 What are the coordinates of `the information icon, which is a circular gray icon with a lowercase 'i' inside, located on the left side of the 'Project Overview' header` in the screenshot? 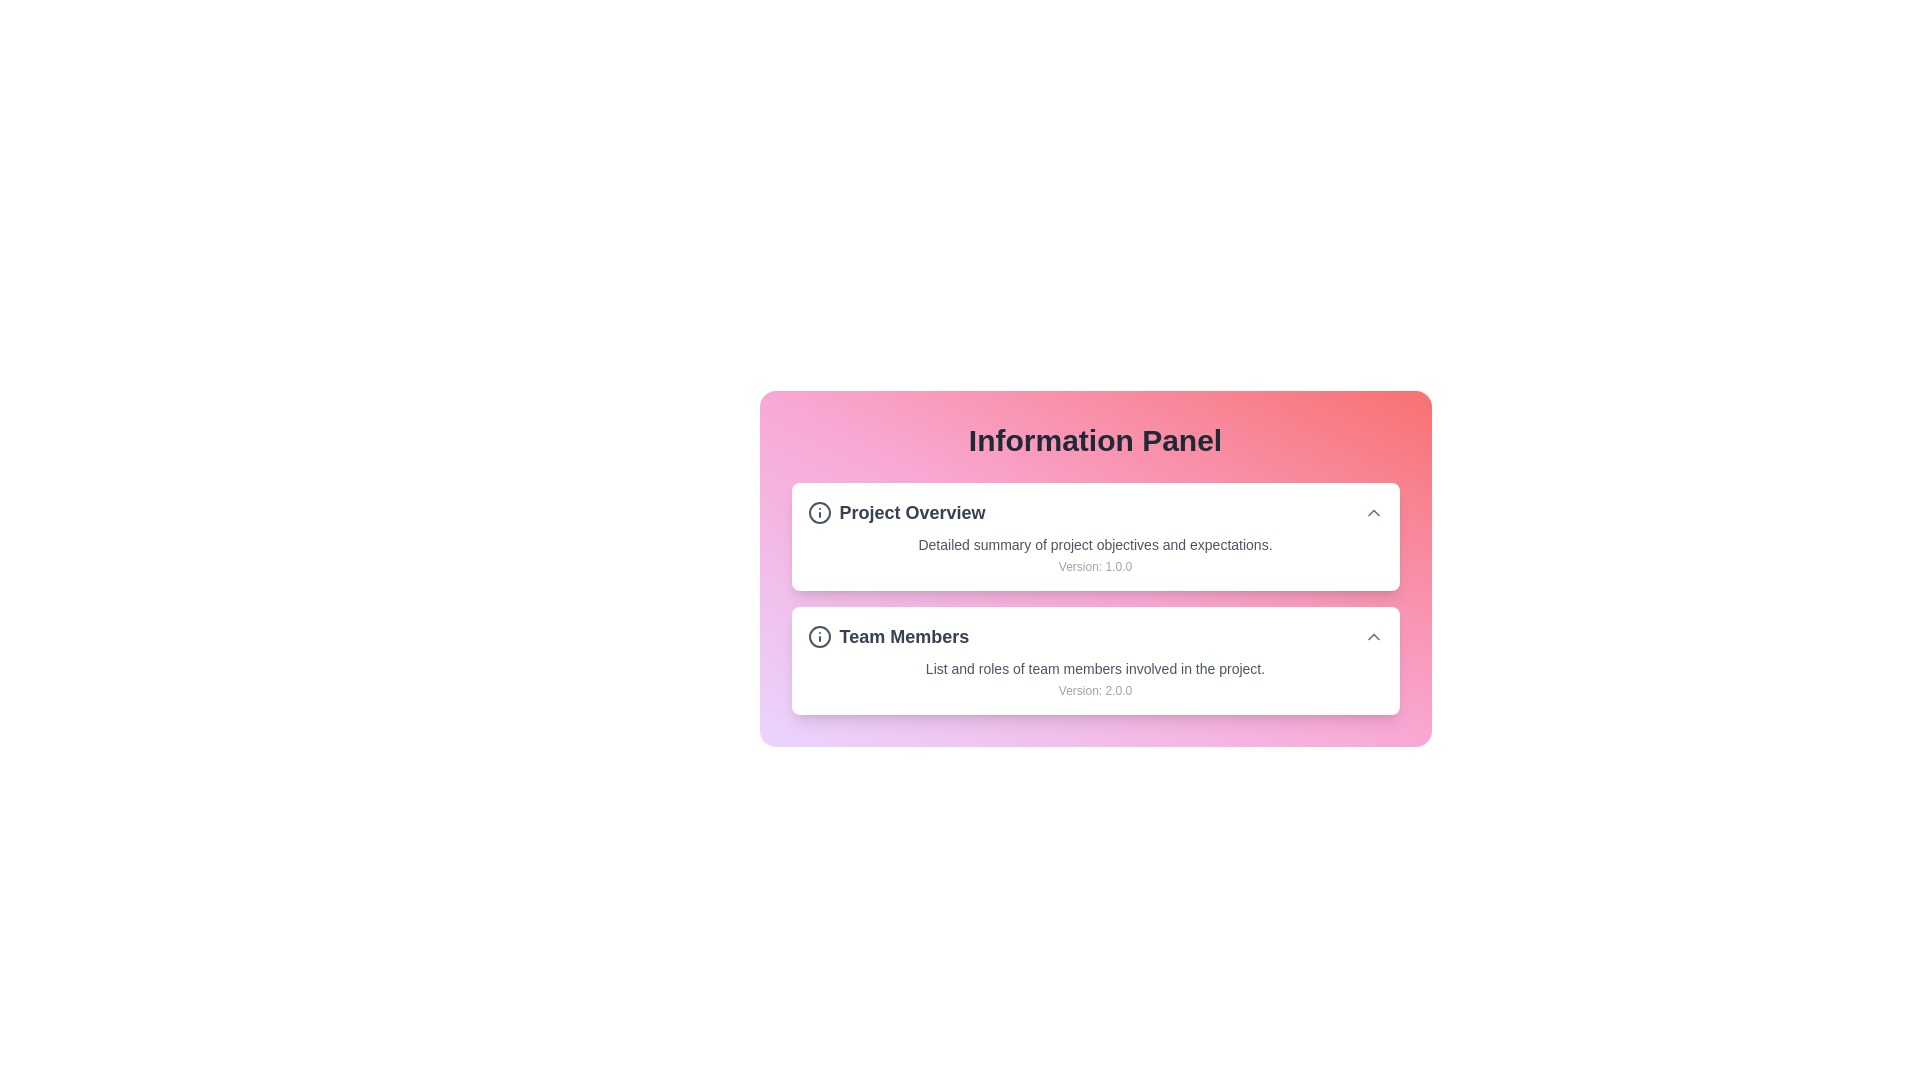 It's located at (819, 512).